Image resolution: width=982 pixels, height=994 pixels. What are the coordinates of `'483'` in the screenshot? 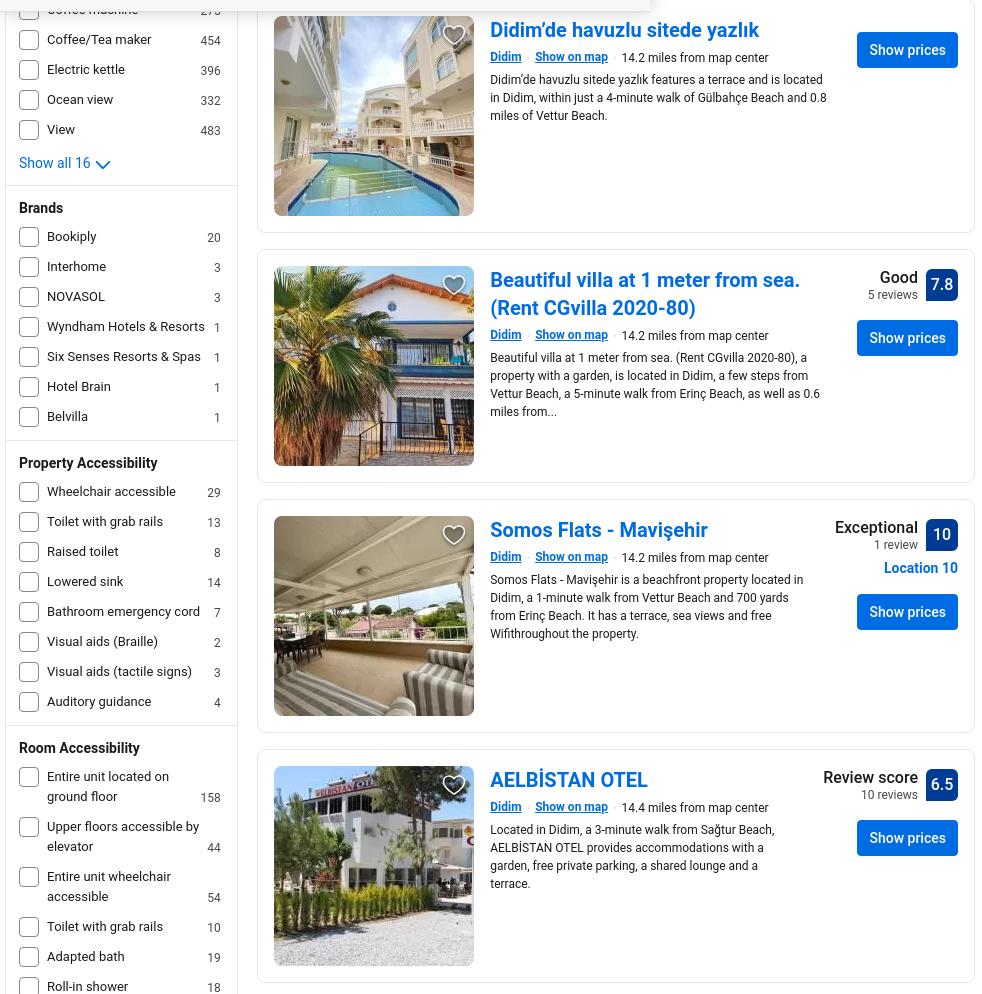 It's located at (208, 130).